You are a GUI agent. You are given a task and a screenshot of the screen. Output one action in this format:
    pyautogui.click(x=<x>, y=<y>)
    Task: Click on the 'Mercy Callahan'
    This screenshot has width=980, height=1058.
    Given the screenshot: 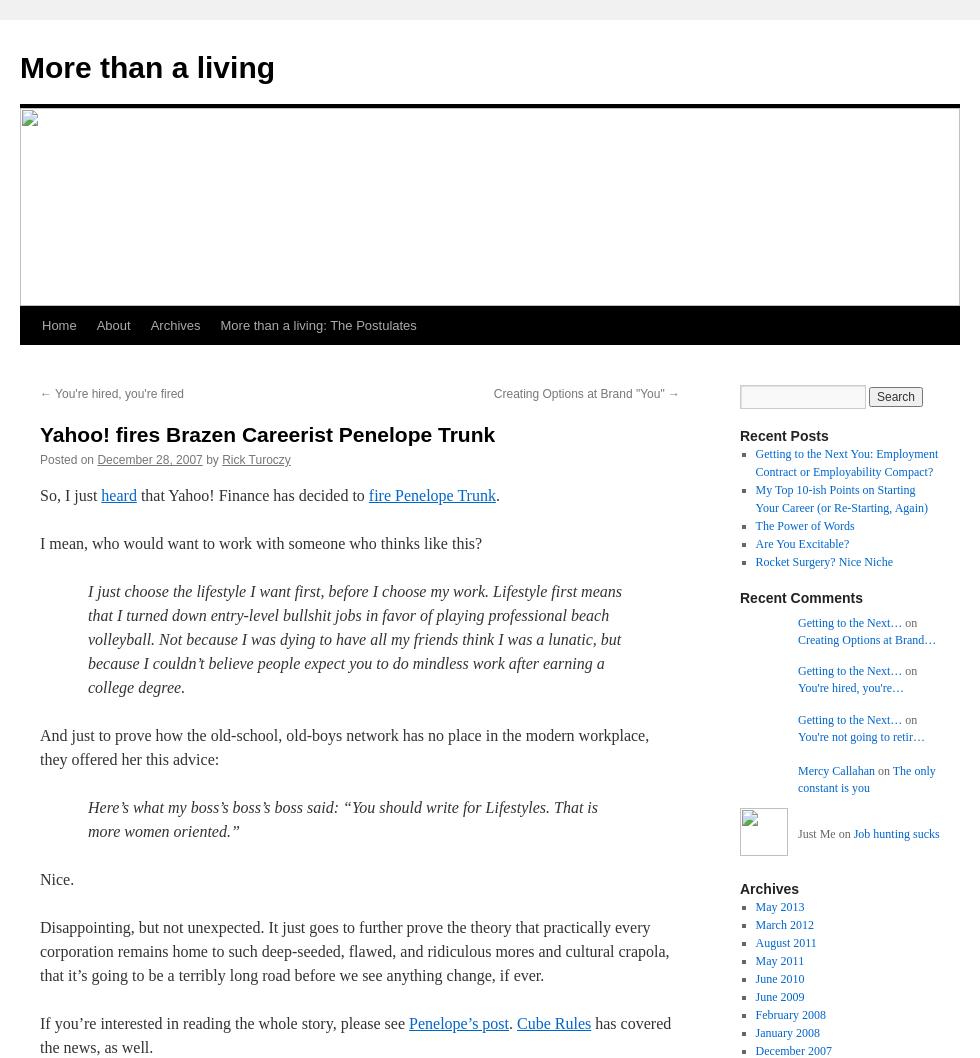 What is the action you would take?
    pyautogui.click(x=836, y=770)
    